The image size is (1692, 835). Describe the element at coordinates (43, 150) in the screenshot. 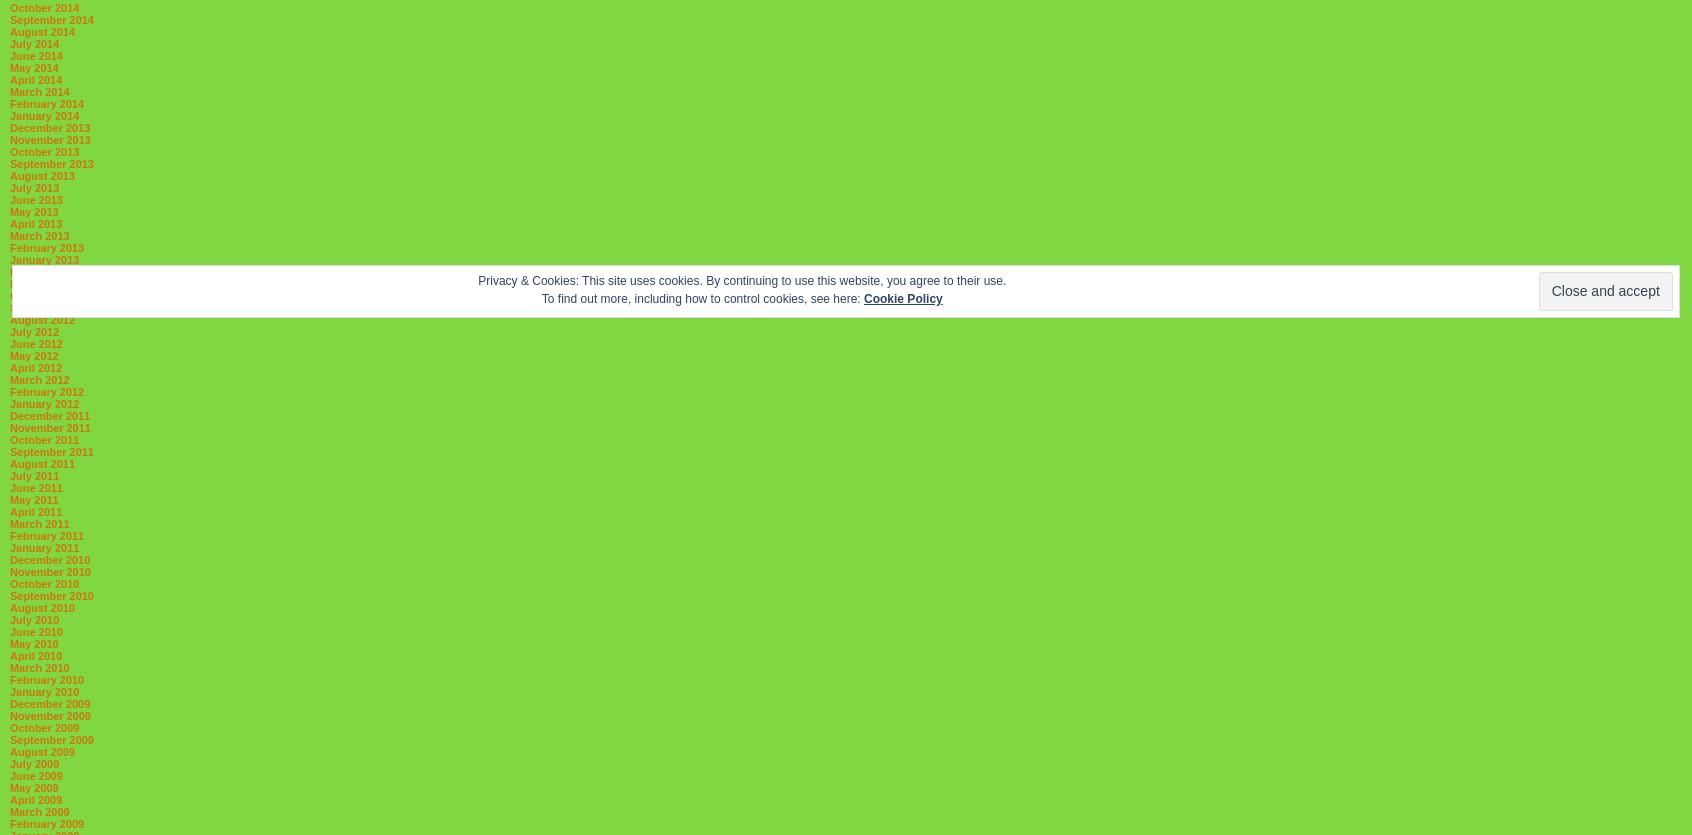

I see `'October 2013'` at that location.